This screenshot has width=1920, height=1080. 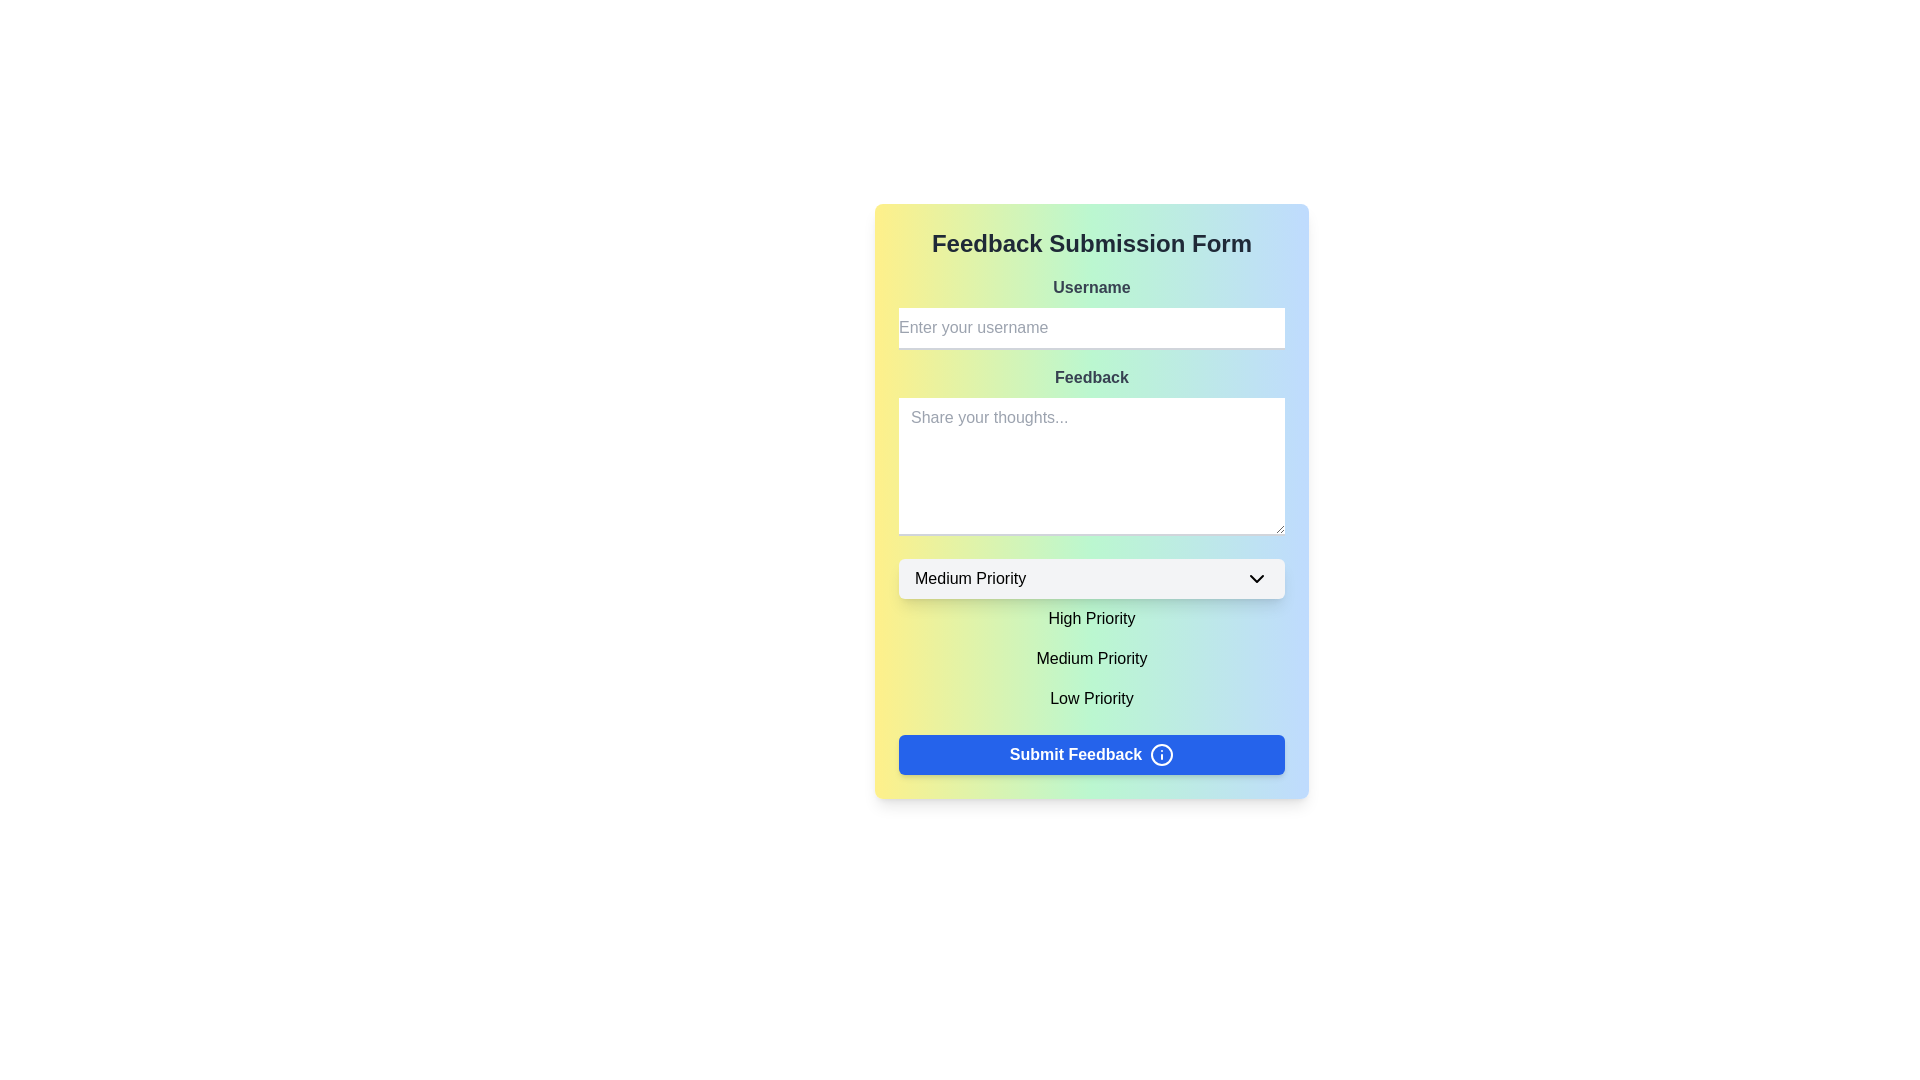 I want to click on the 'High Priority' option in the dropdown menu, which is the first option displaying black text on a multicolored gradient background, so click(x=1090, y=617).